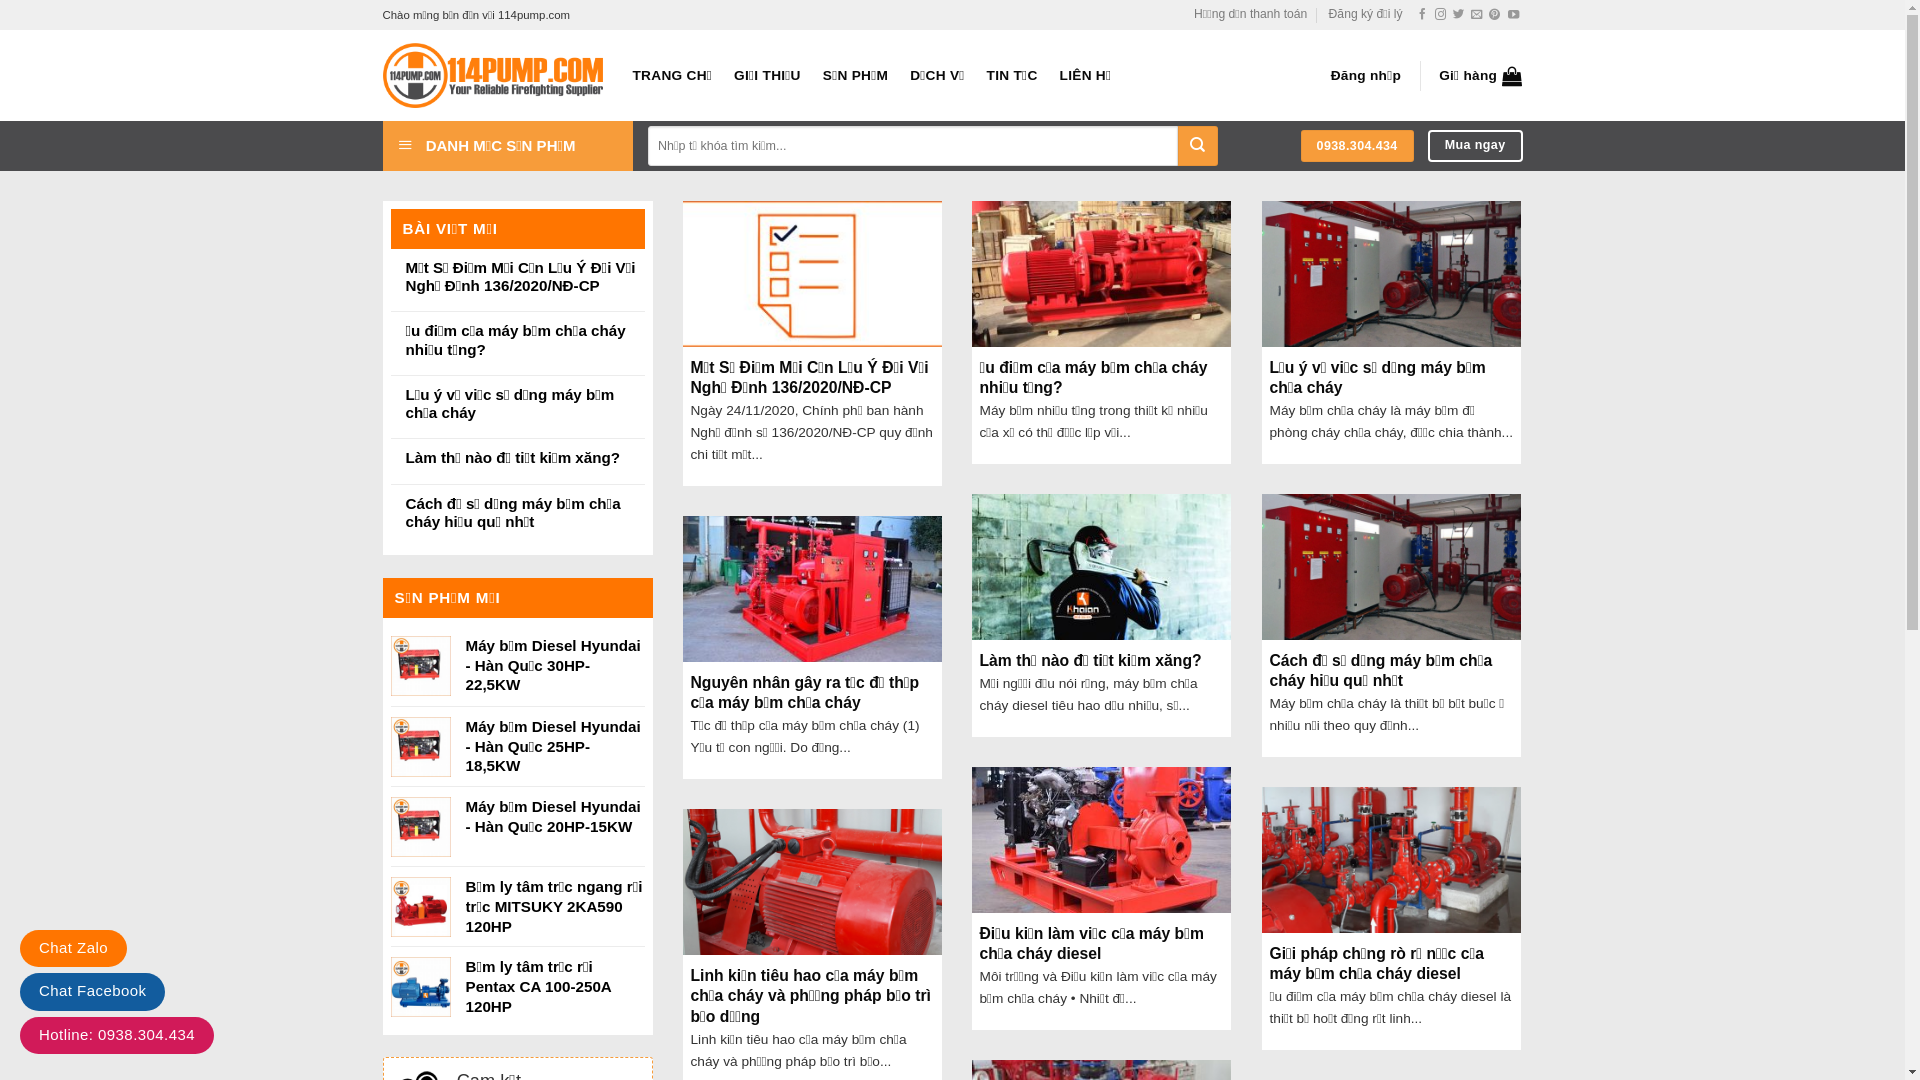 The height and width of the screenshot is (1080, 1920). I want to click on 'Chat Zalo', so click(73, 947).